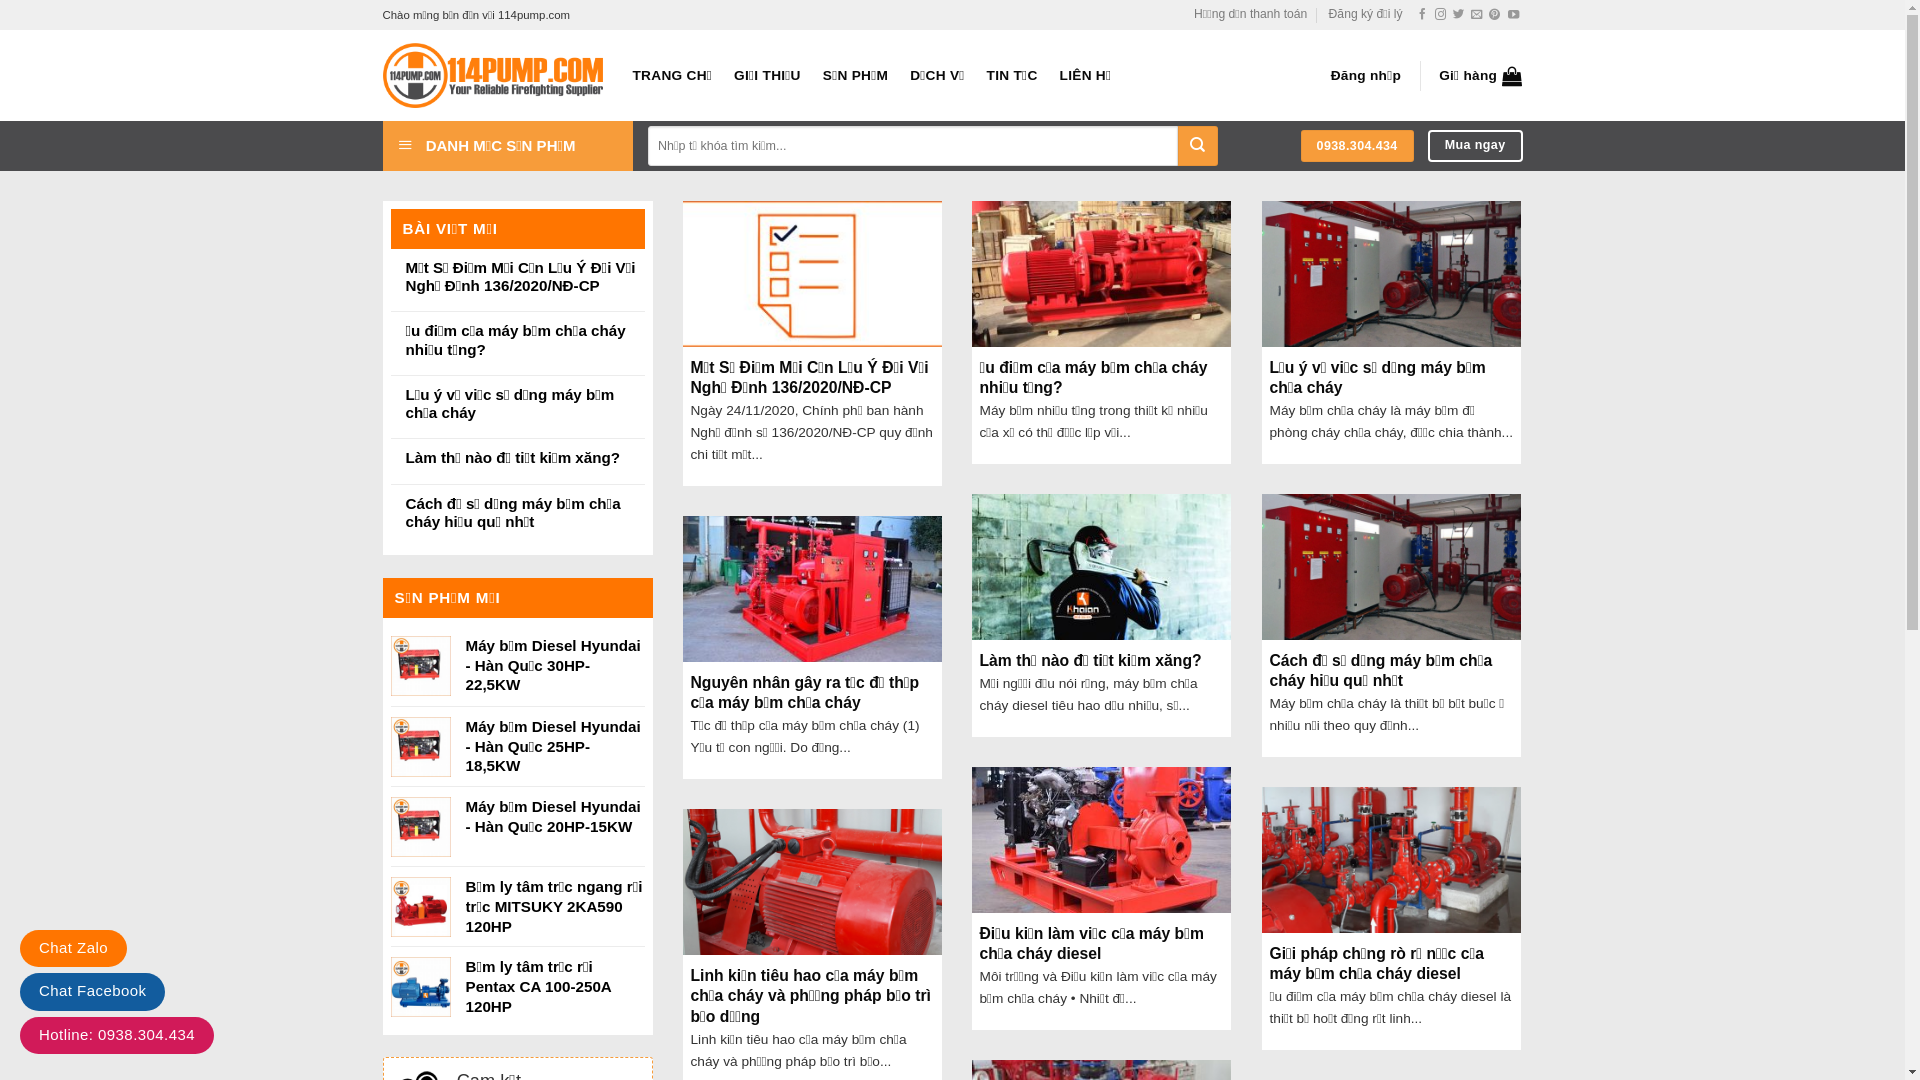 The height and width of the screenshot is (1080, 1920). I want to click on 'Chat Zalo', so click(73, 947).